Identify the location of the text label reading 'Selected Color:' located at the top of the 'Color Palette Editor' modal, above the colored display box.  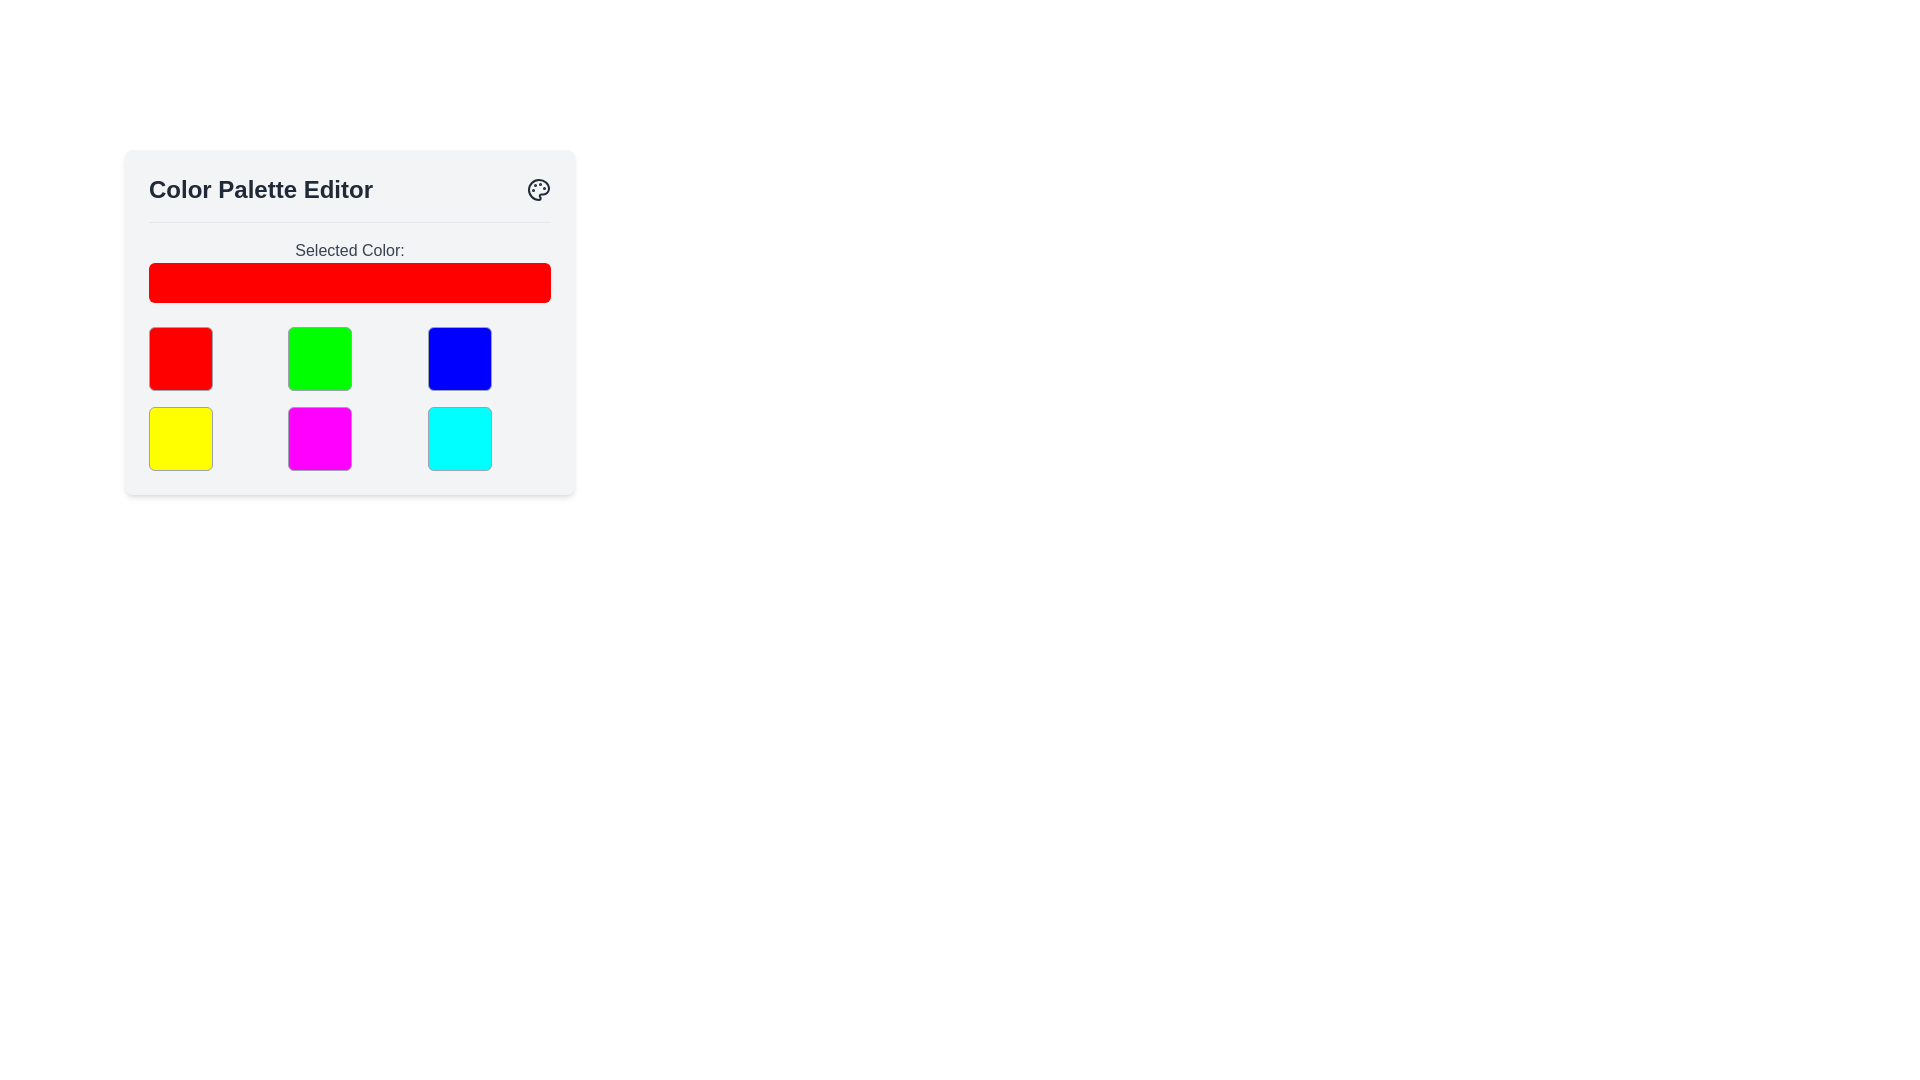
(350, 249).